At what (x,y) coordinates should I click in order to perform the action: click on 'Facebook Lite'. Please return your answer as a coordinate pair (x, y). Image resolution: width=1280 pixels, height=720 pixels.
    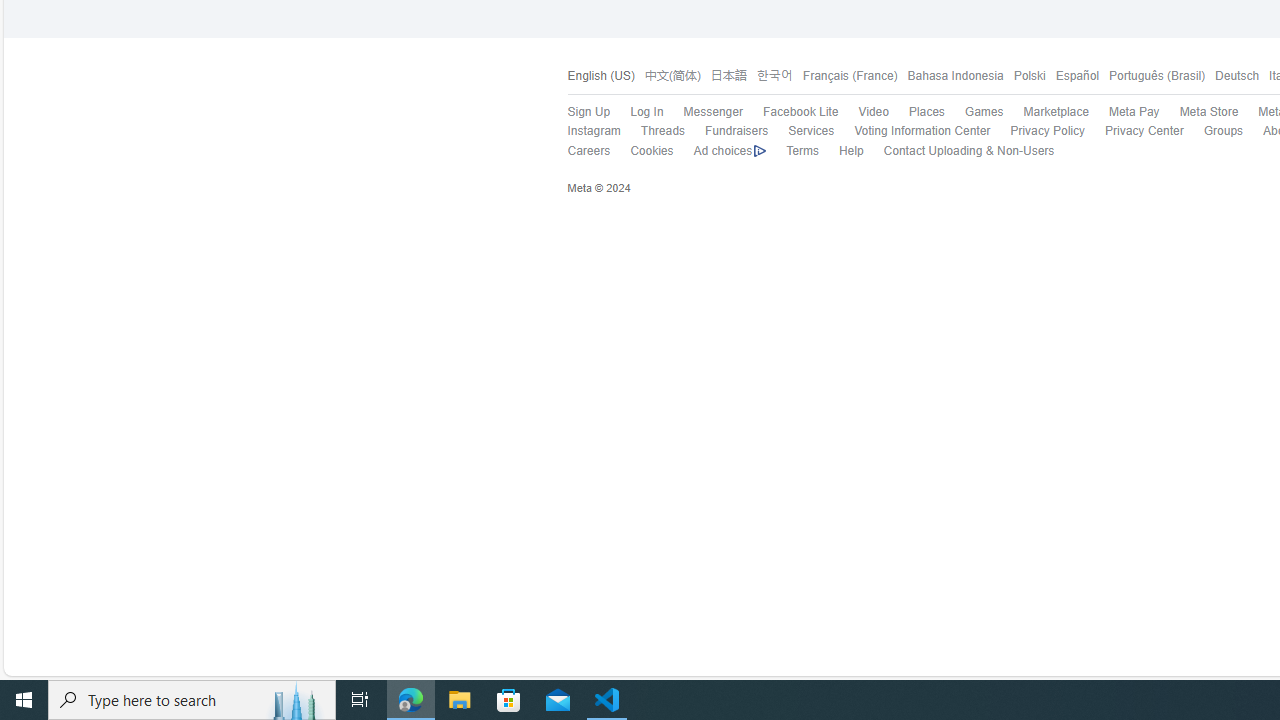
    Looking at the image, I should click on (800, 112).